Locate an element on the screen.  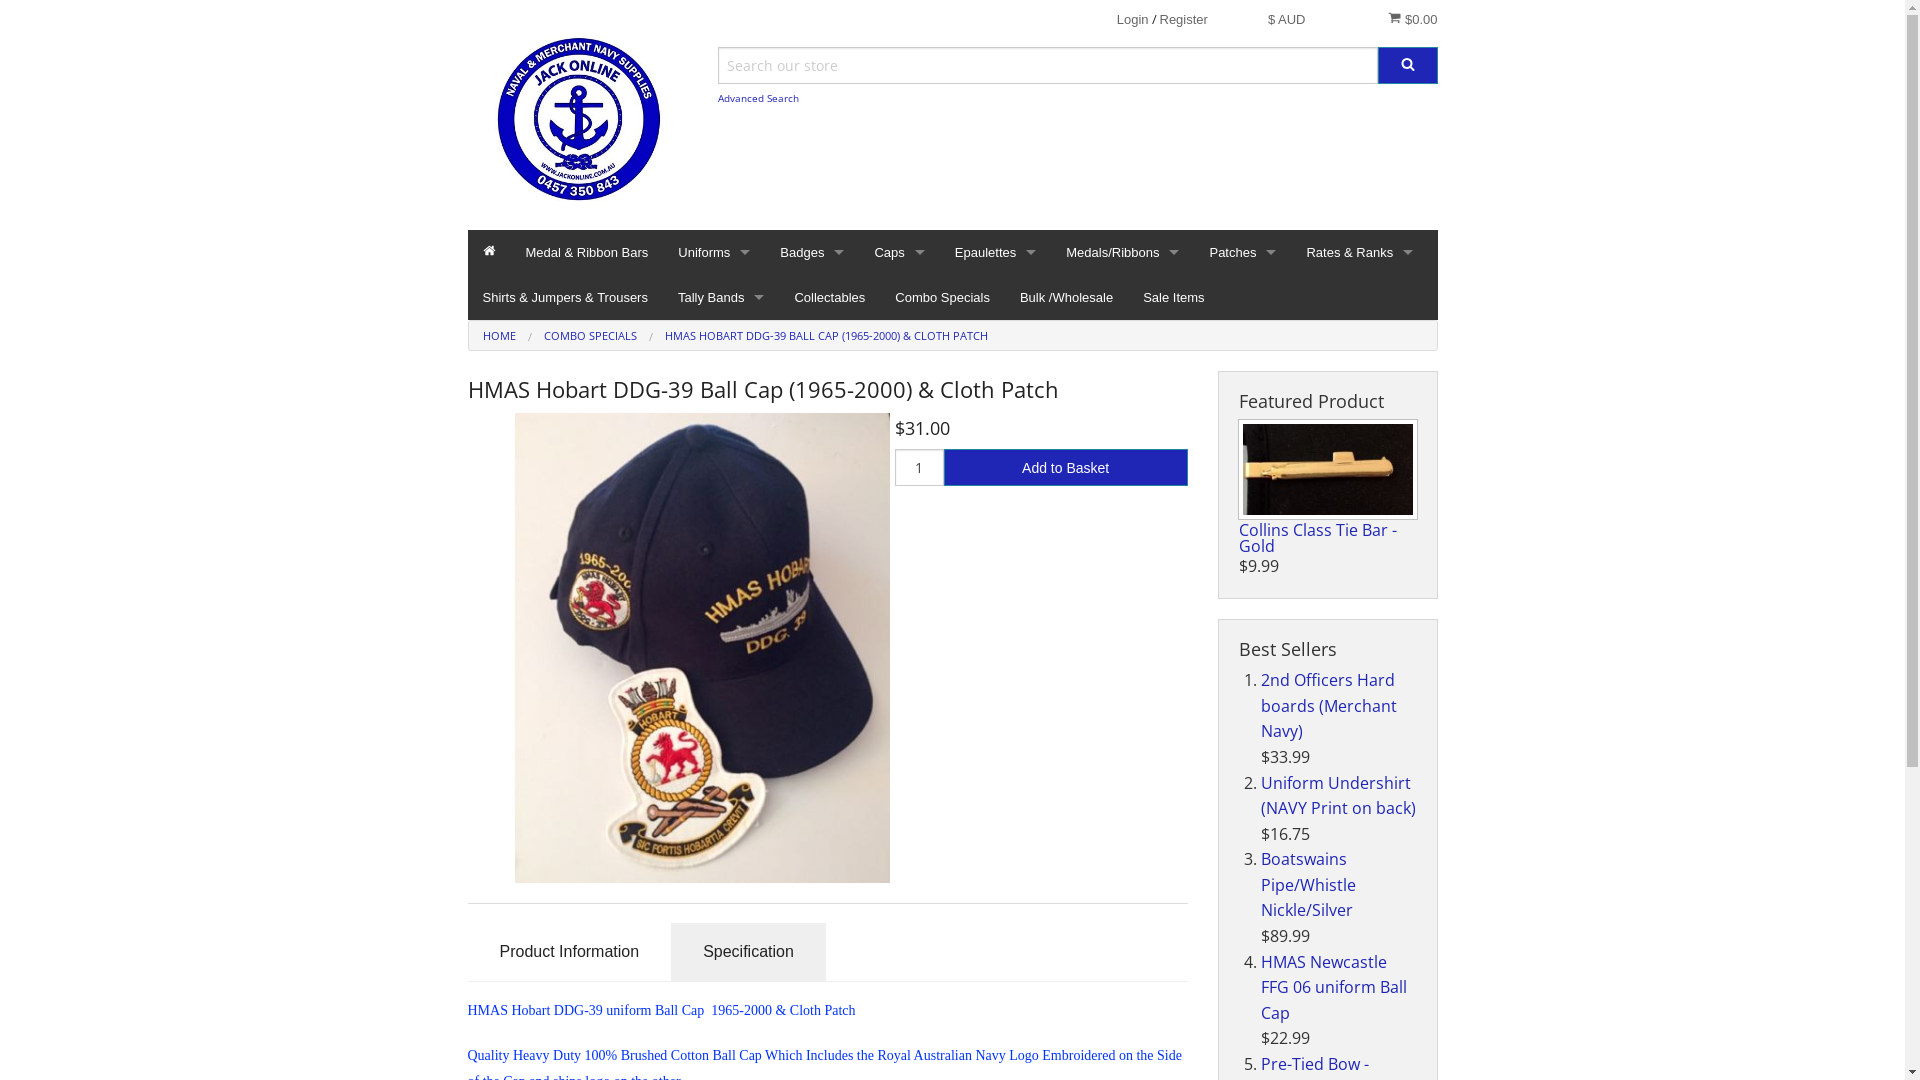
'Add to Basket' is located at coordinates (1064, 467).